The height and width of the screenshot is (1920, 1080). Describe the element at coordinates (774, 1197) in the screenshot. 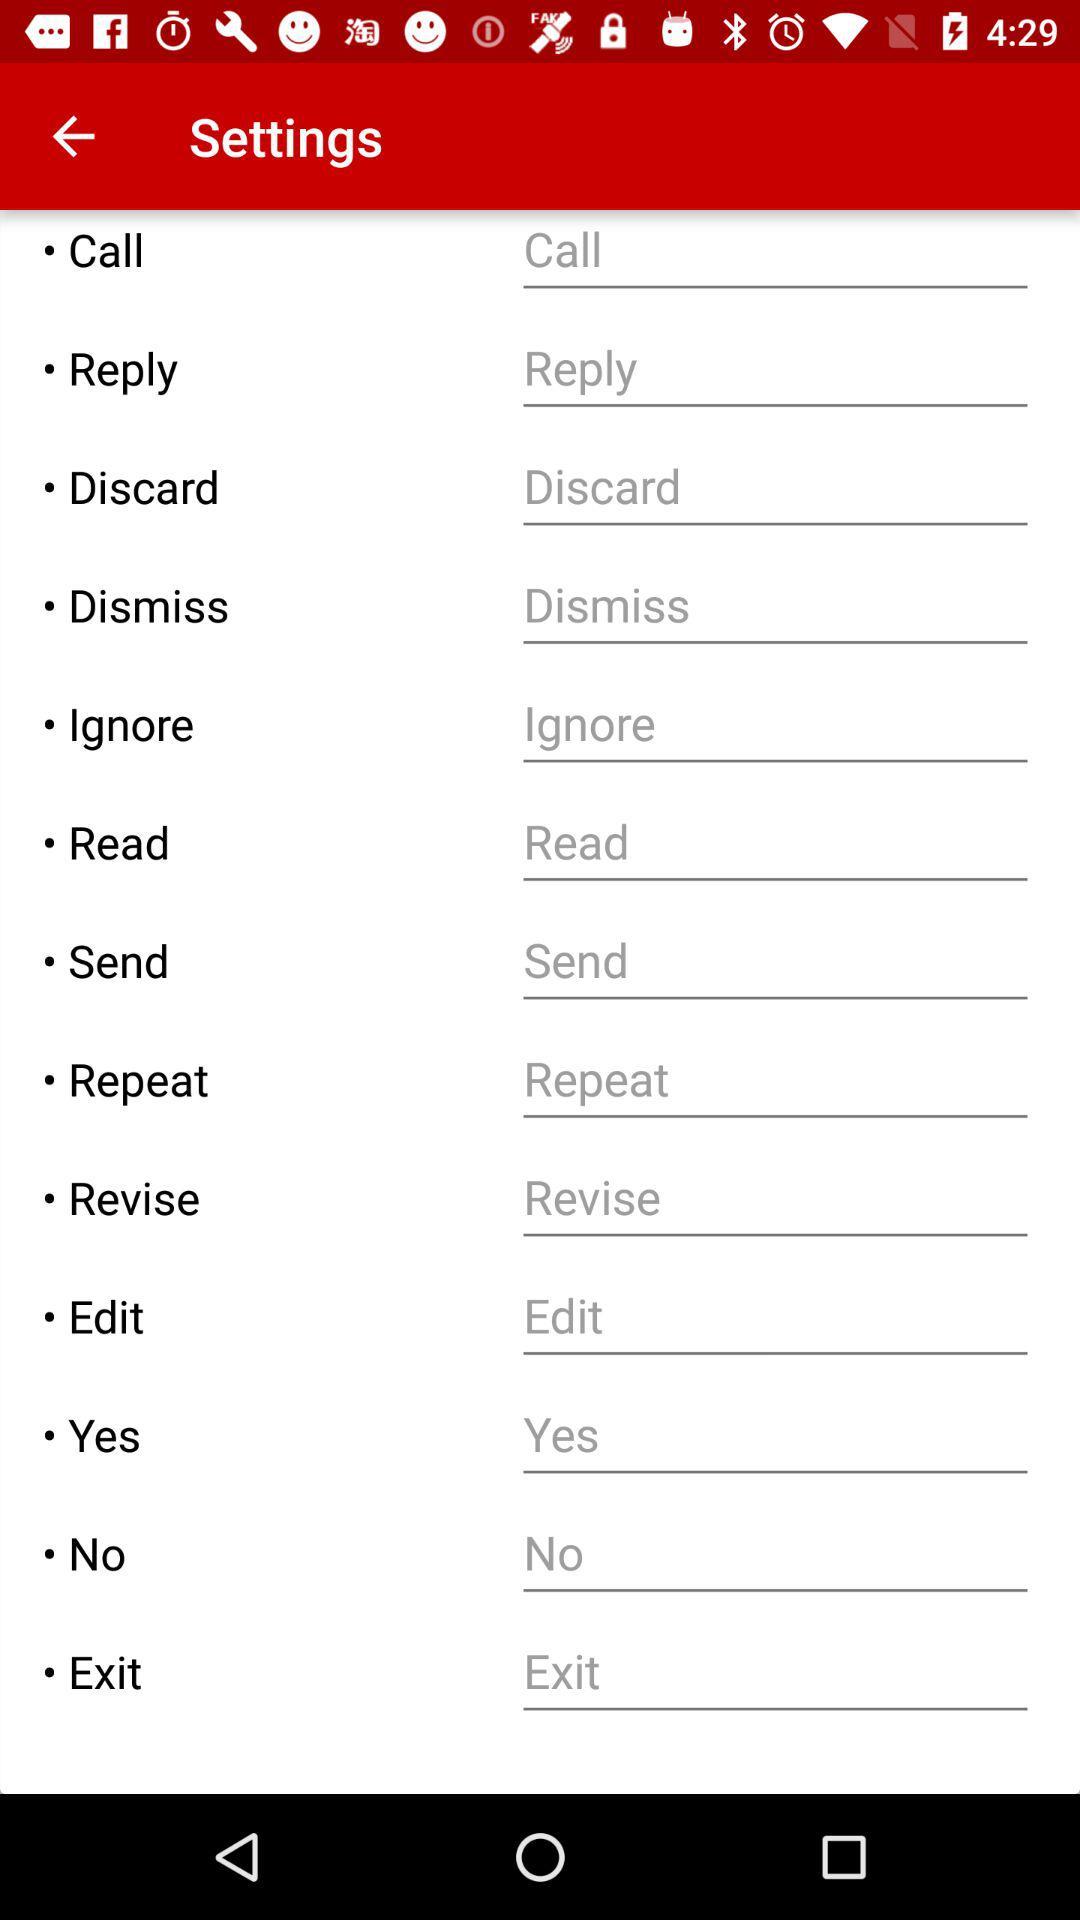

I see `revision input` at that location.